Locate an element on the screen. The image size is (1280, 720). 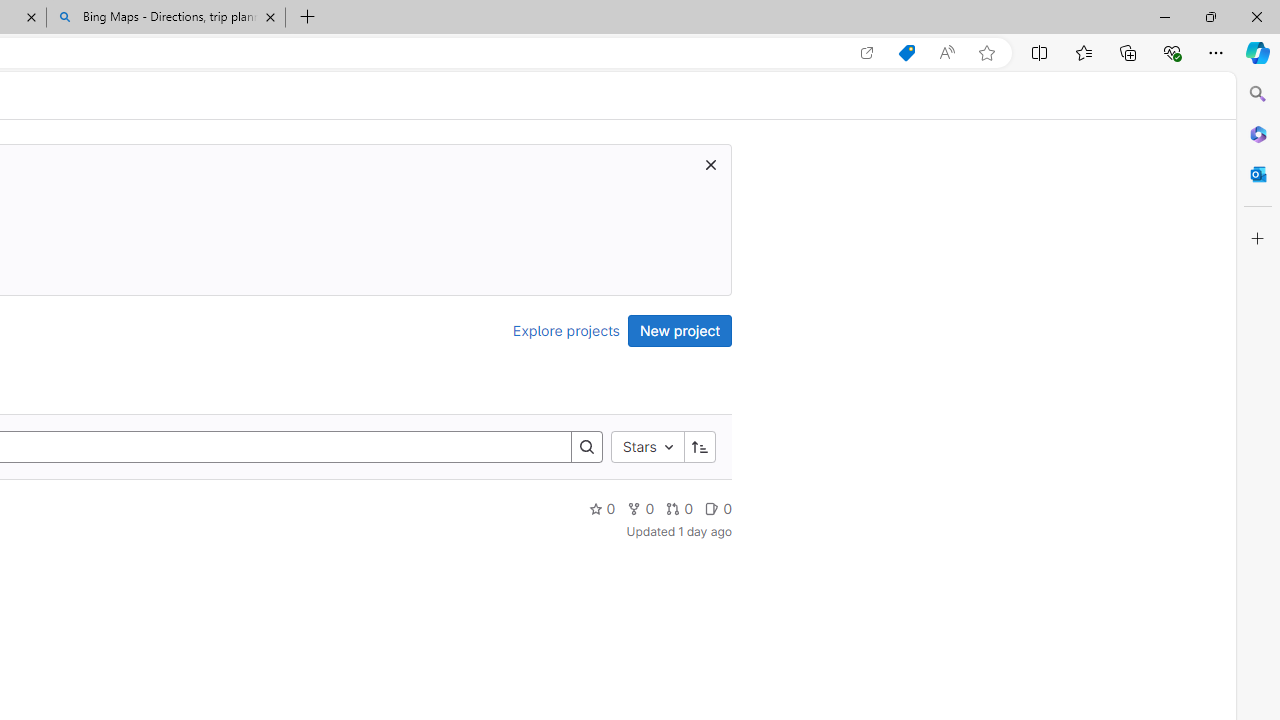
'Customize' is located at coordinates (1257, 238).